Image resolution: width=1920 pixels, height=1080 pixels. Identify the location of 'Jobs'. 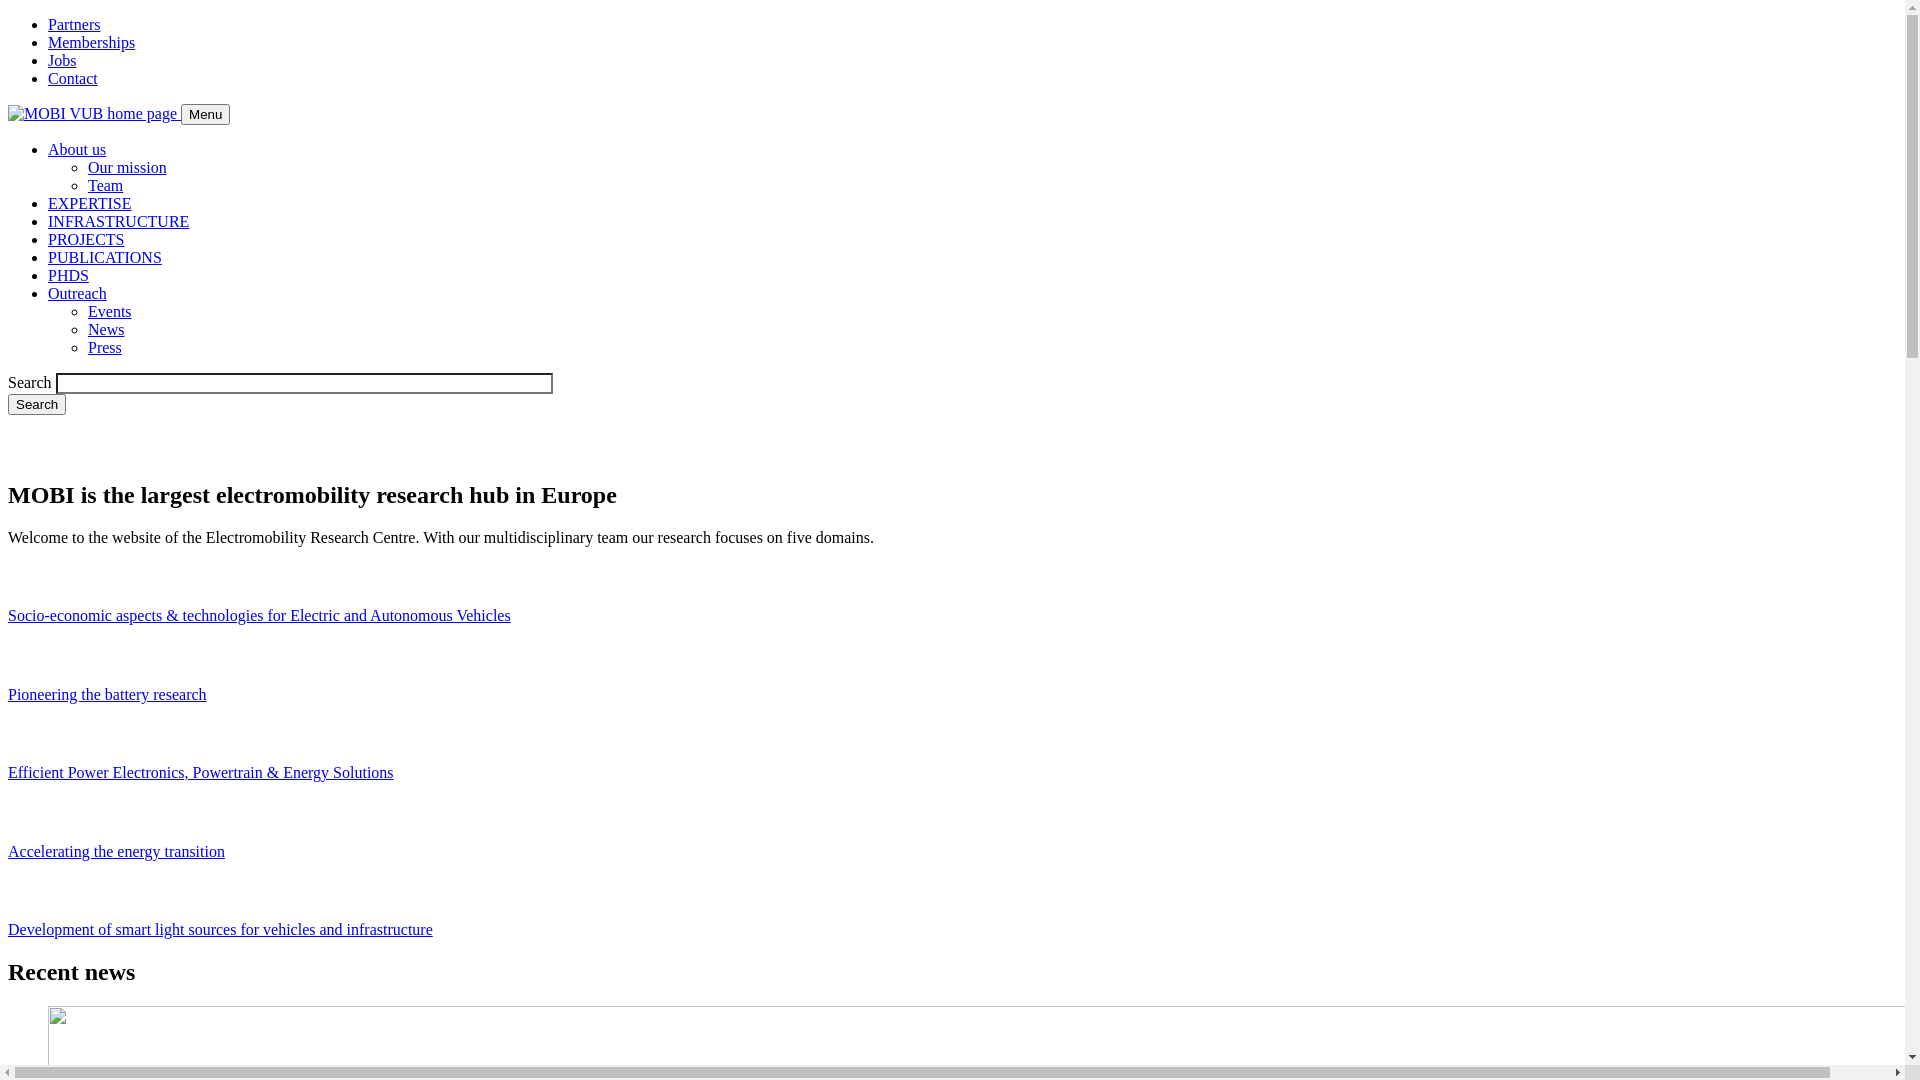
(48, 59).